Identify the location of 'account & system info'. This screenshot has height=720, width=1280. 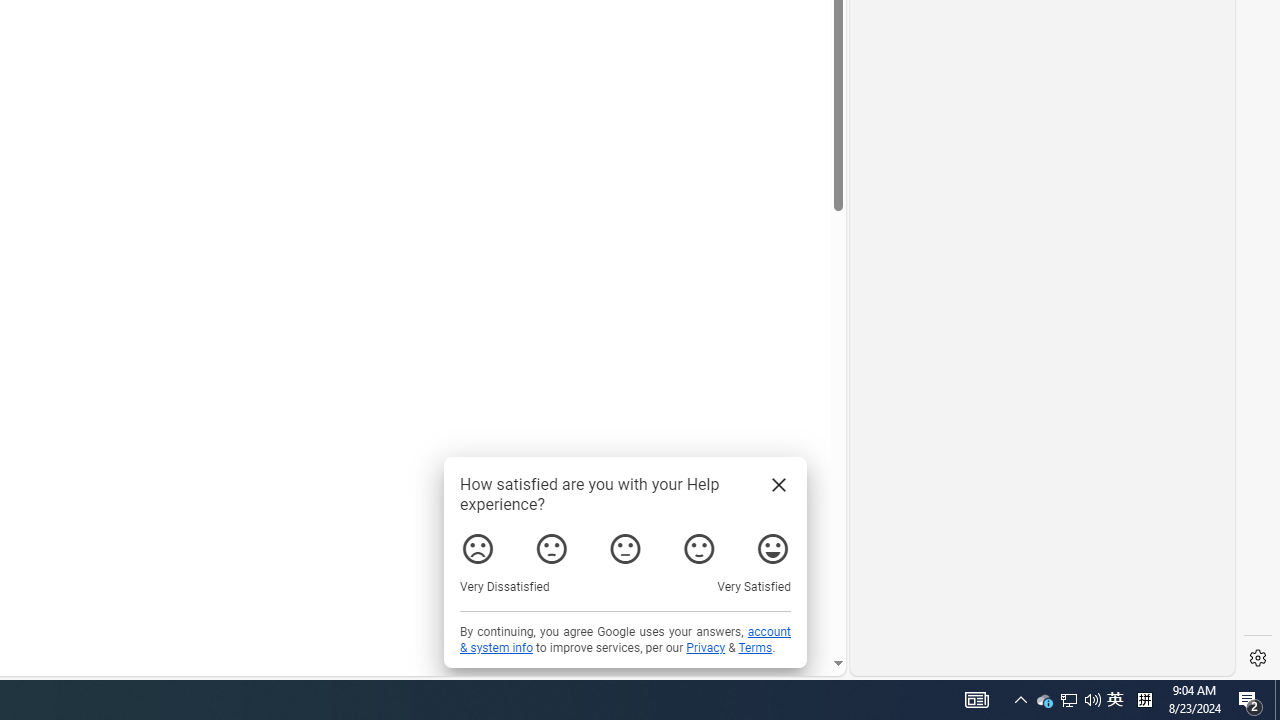
(624, 640).